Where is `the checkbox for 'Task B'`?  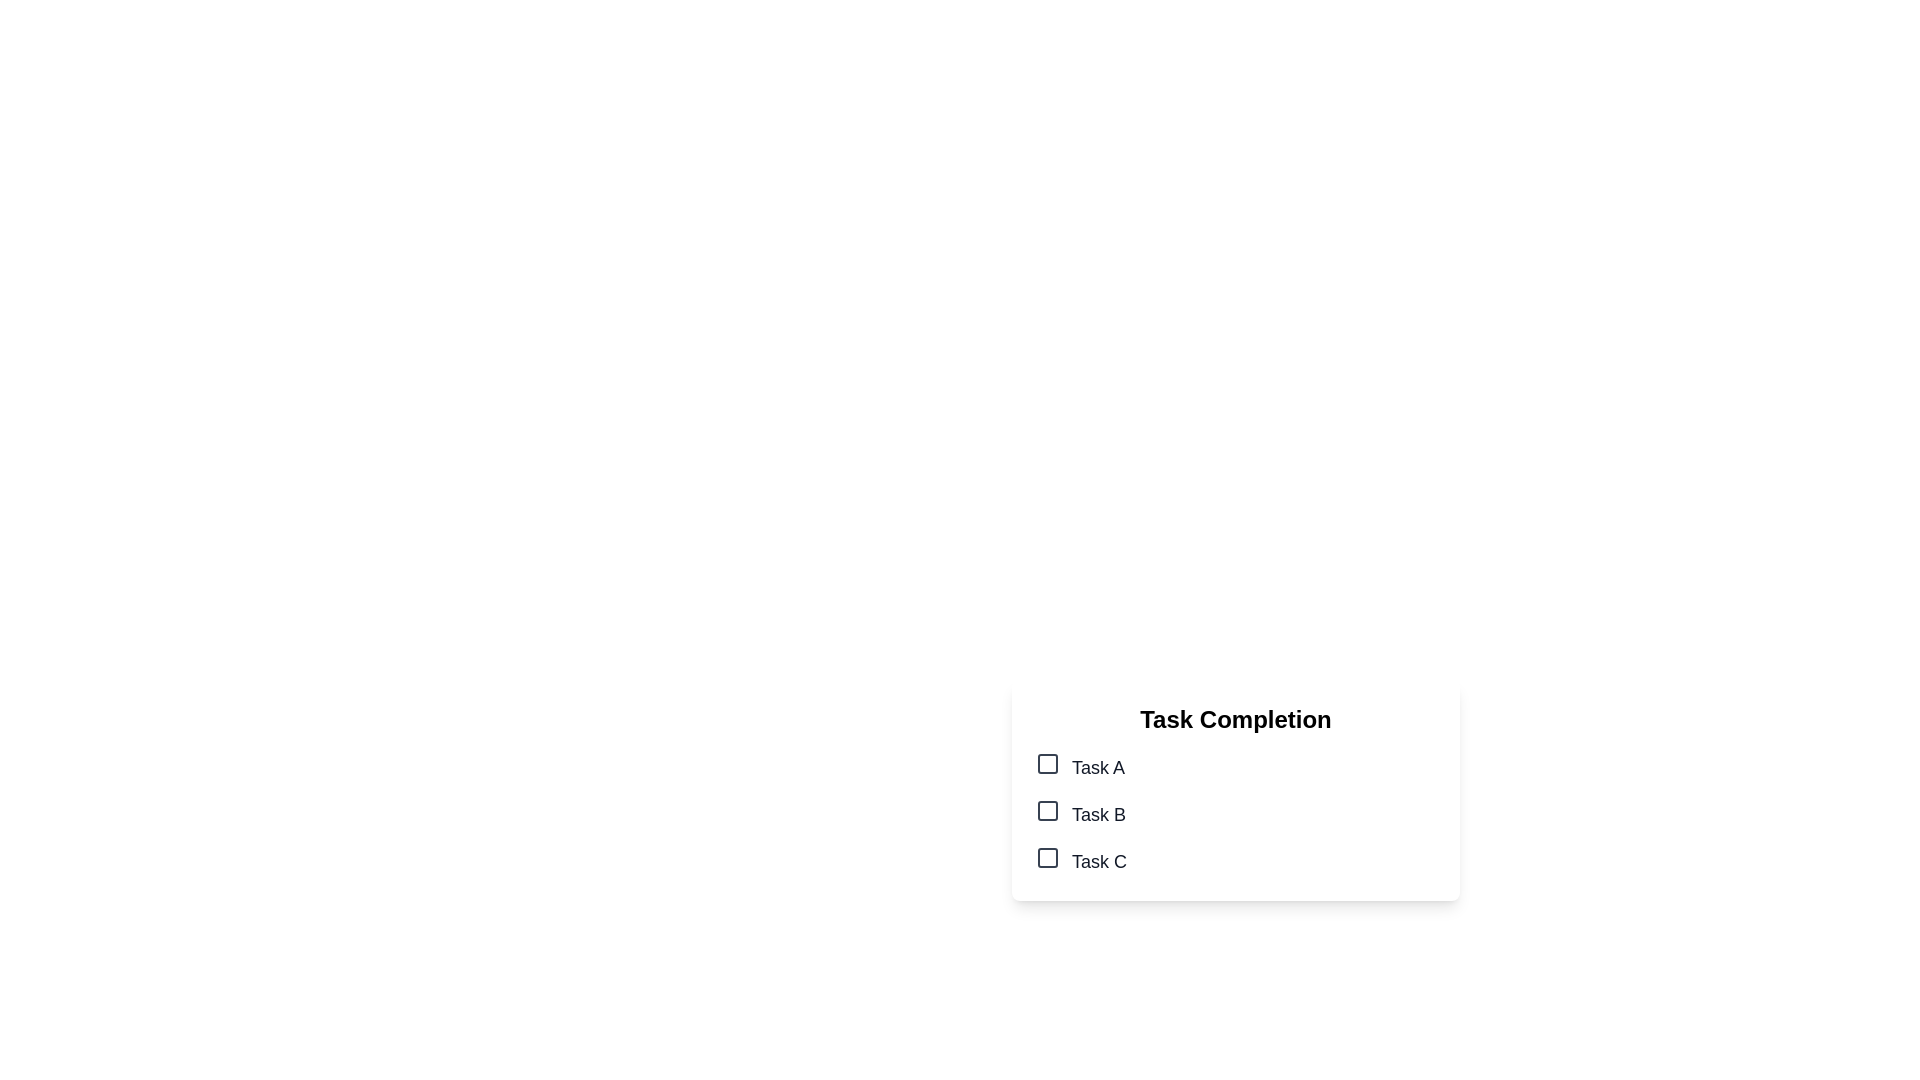 the checkbox for 'Task B' is located at coordinates (1046, 814).